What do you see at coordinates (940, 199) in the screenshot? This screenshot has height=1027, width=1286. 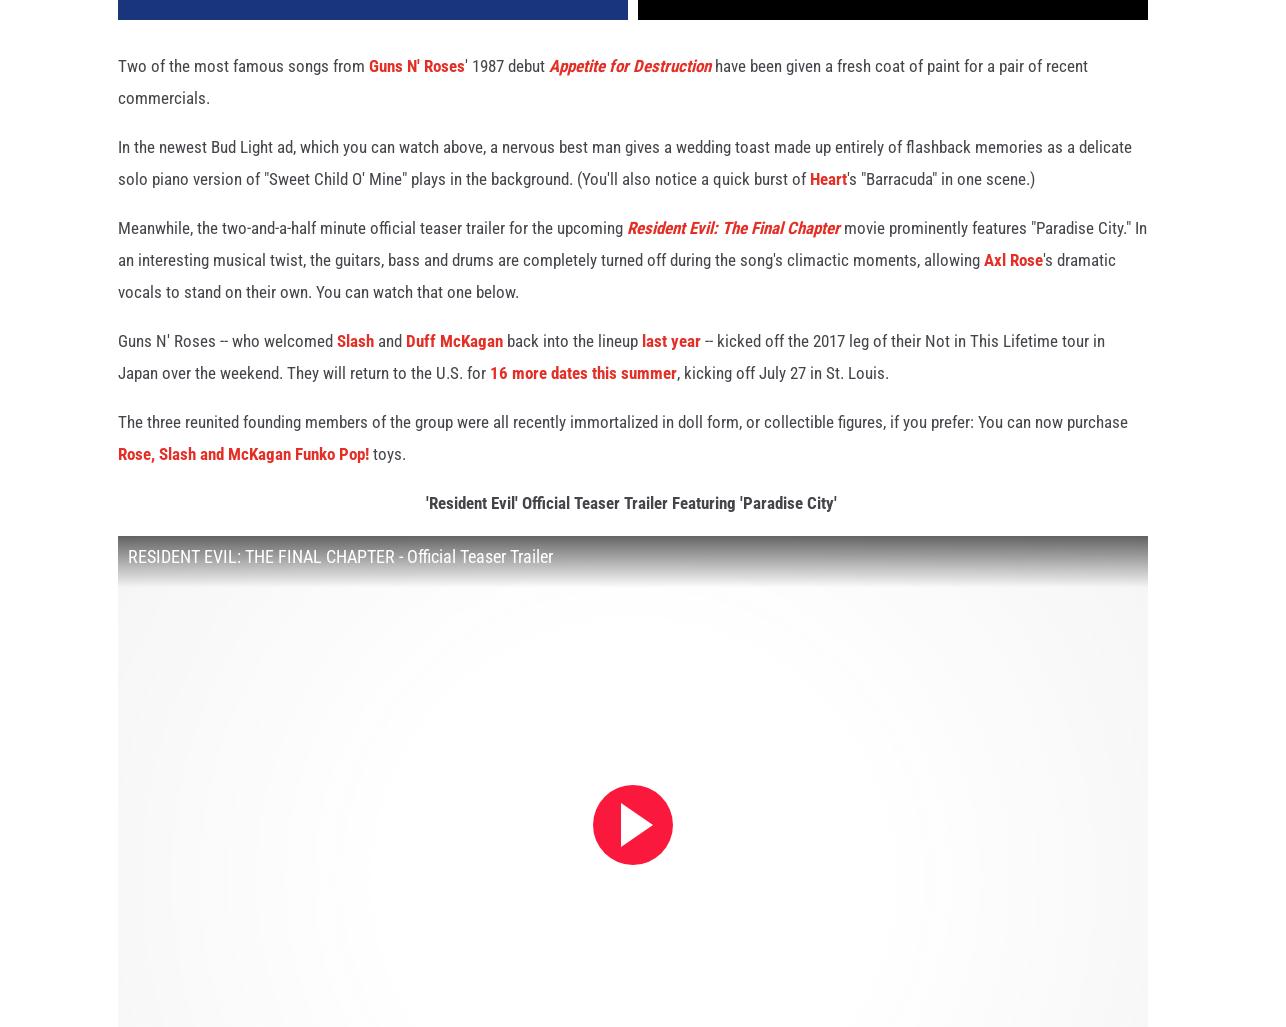 I see `''s "Barracuda" in one scene.)'` at bounding box center [940, 199].